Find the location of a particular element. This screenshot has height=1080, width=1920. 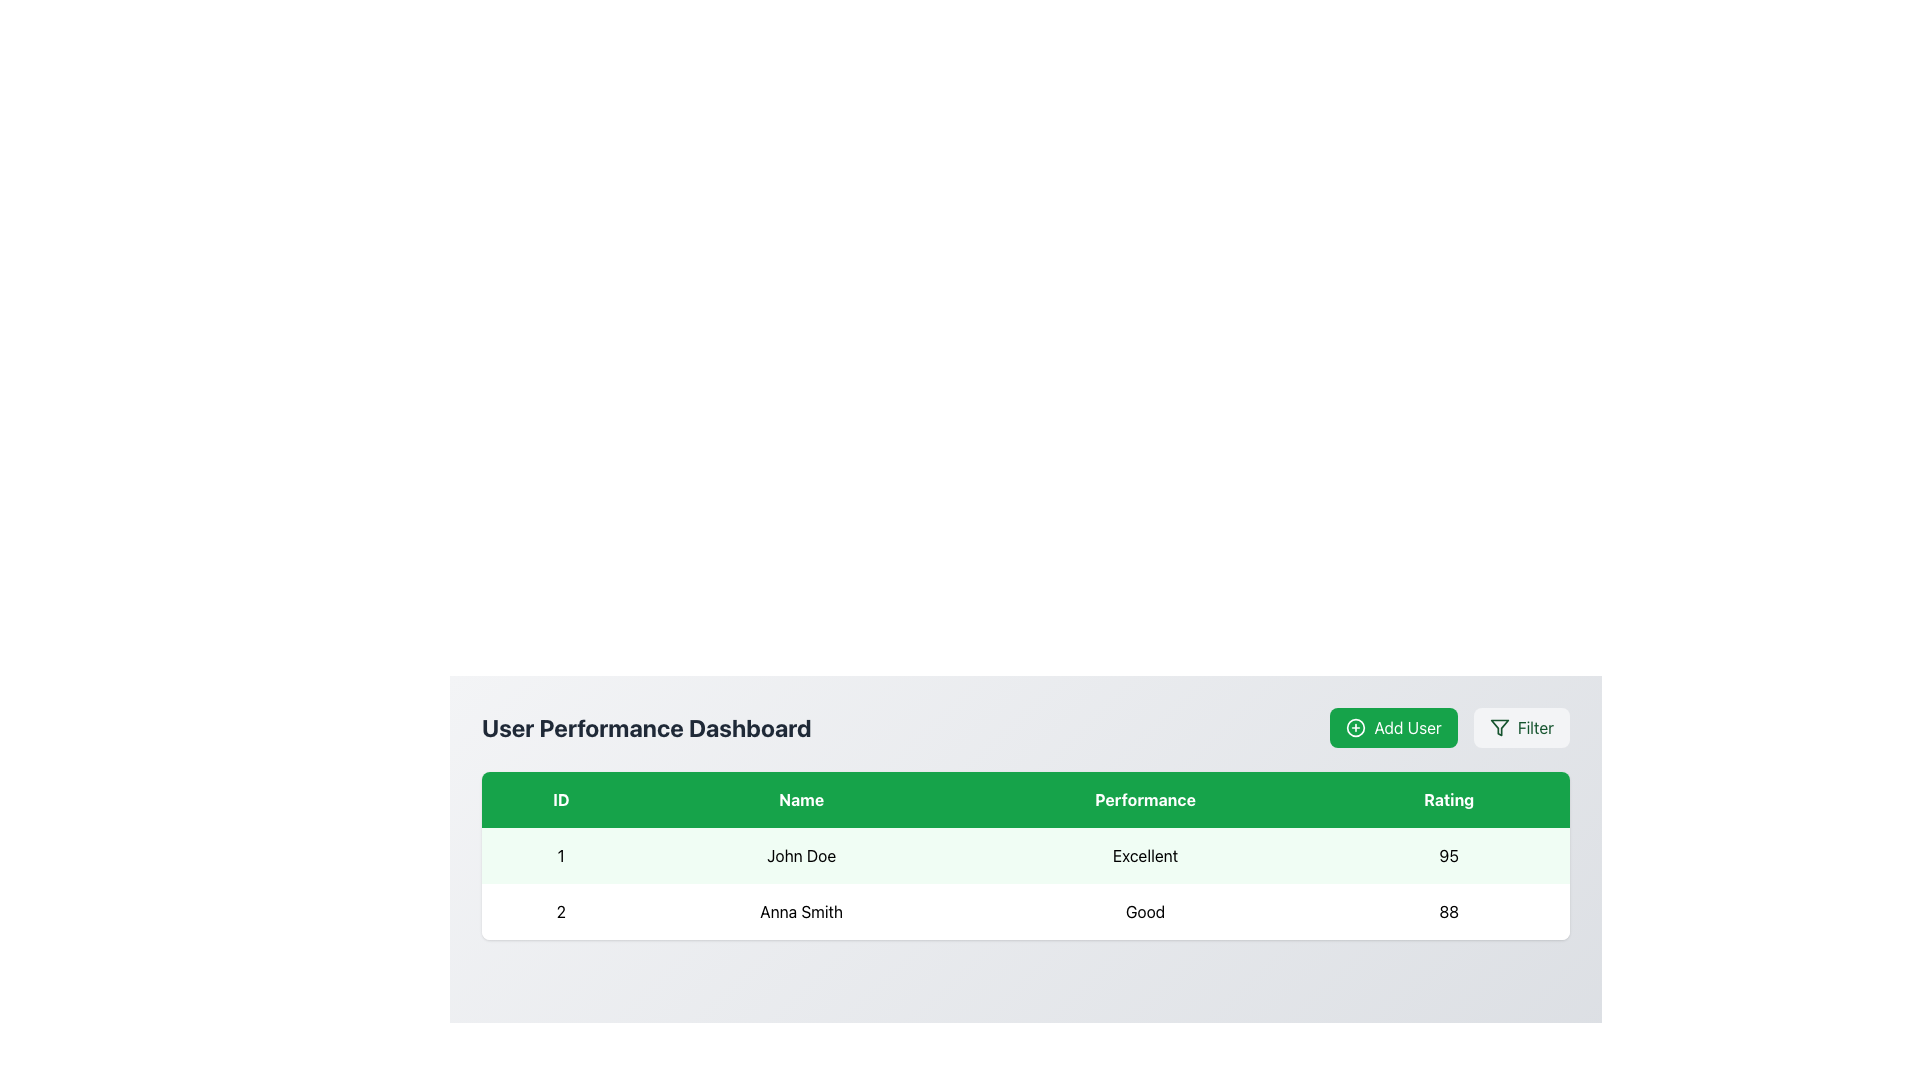

the third header Text Label in the table, which is located between the 'Name' and 'Rating' headers is located at coordinates (1145, 798).